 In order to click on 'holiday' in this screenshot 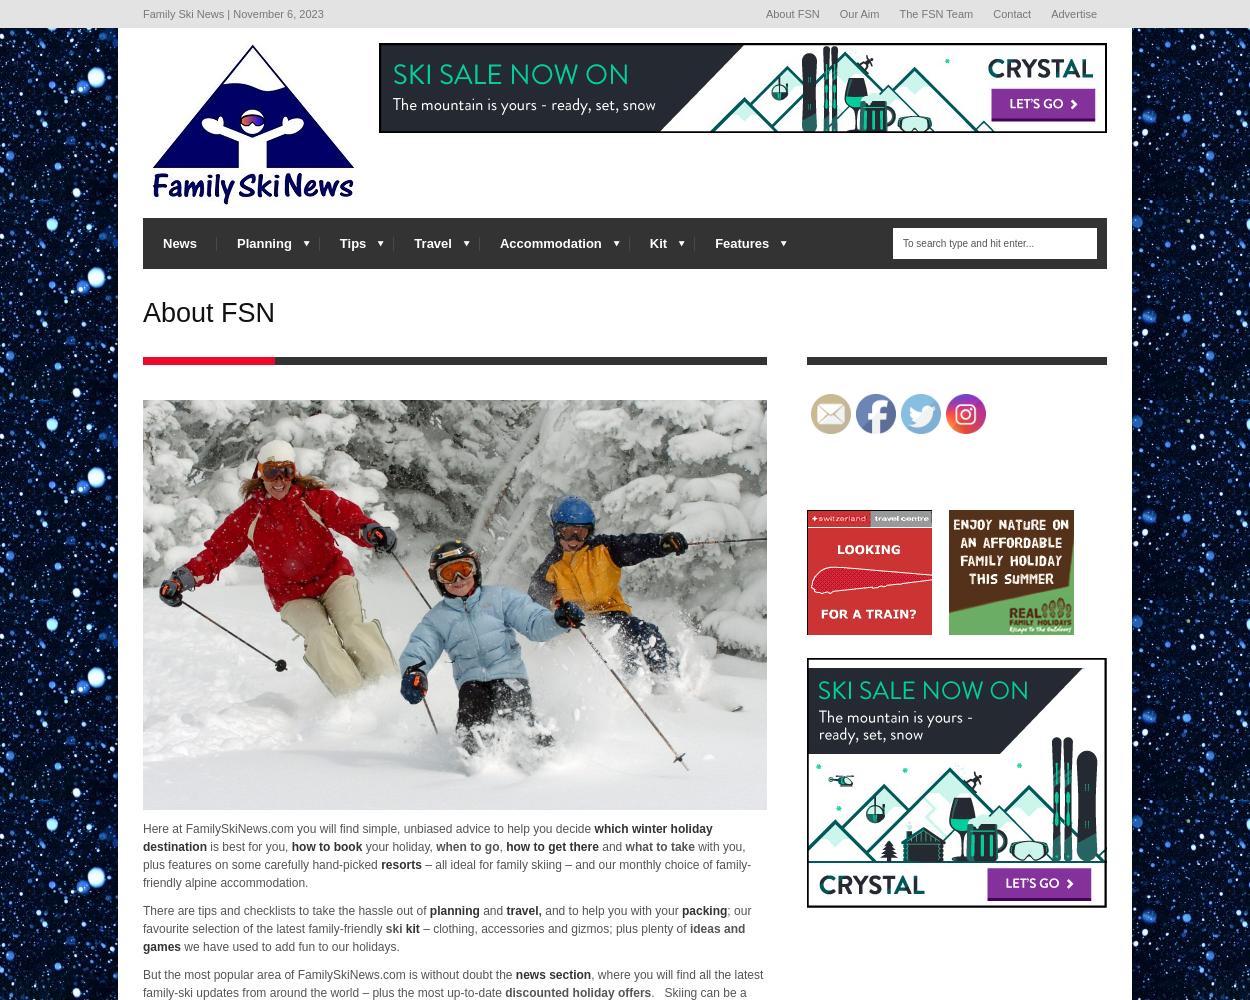, I will do `click(571, 991)`.